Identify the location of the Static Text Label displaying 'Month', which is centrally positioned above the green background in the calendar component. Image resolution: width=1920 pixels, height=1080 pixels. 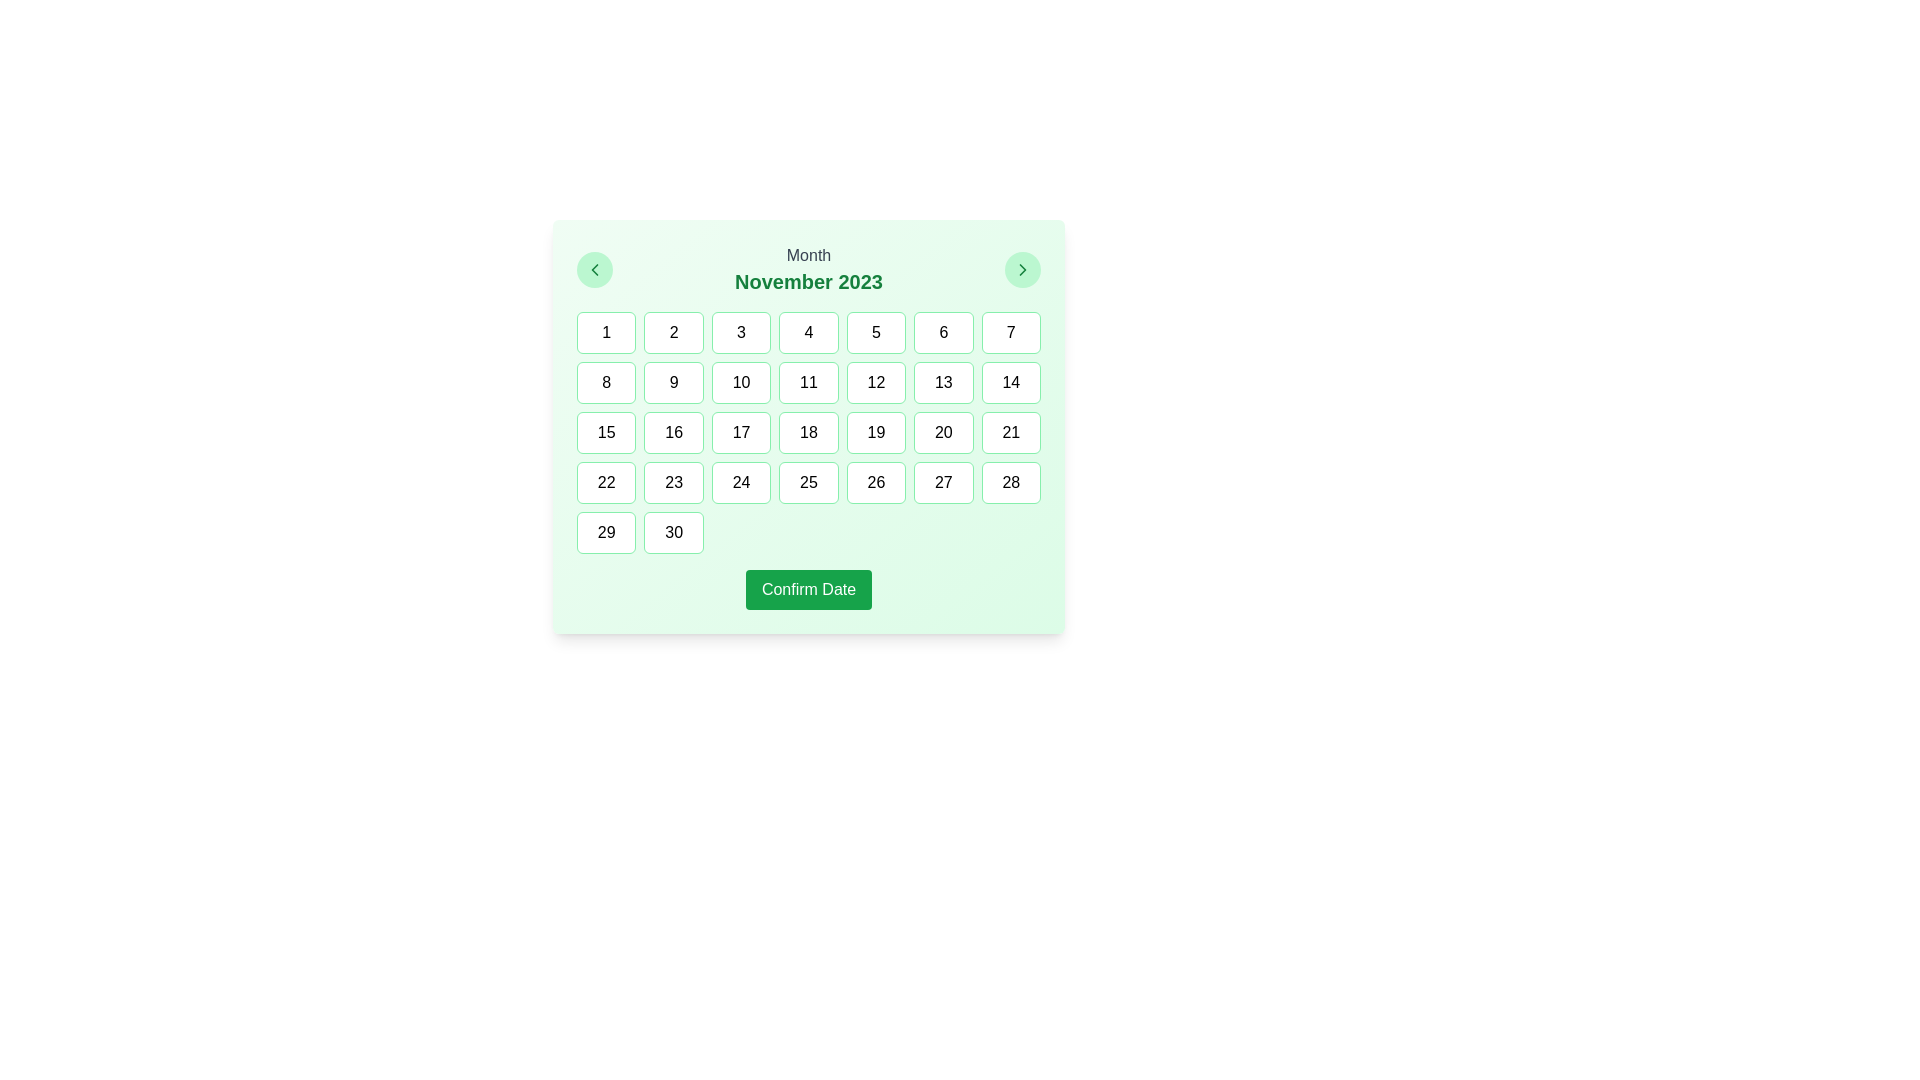
(809, 254).